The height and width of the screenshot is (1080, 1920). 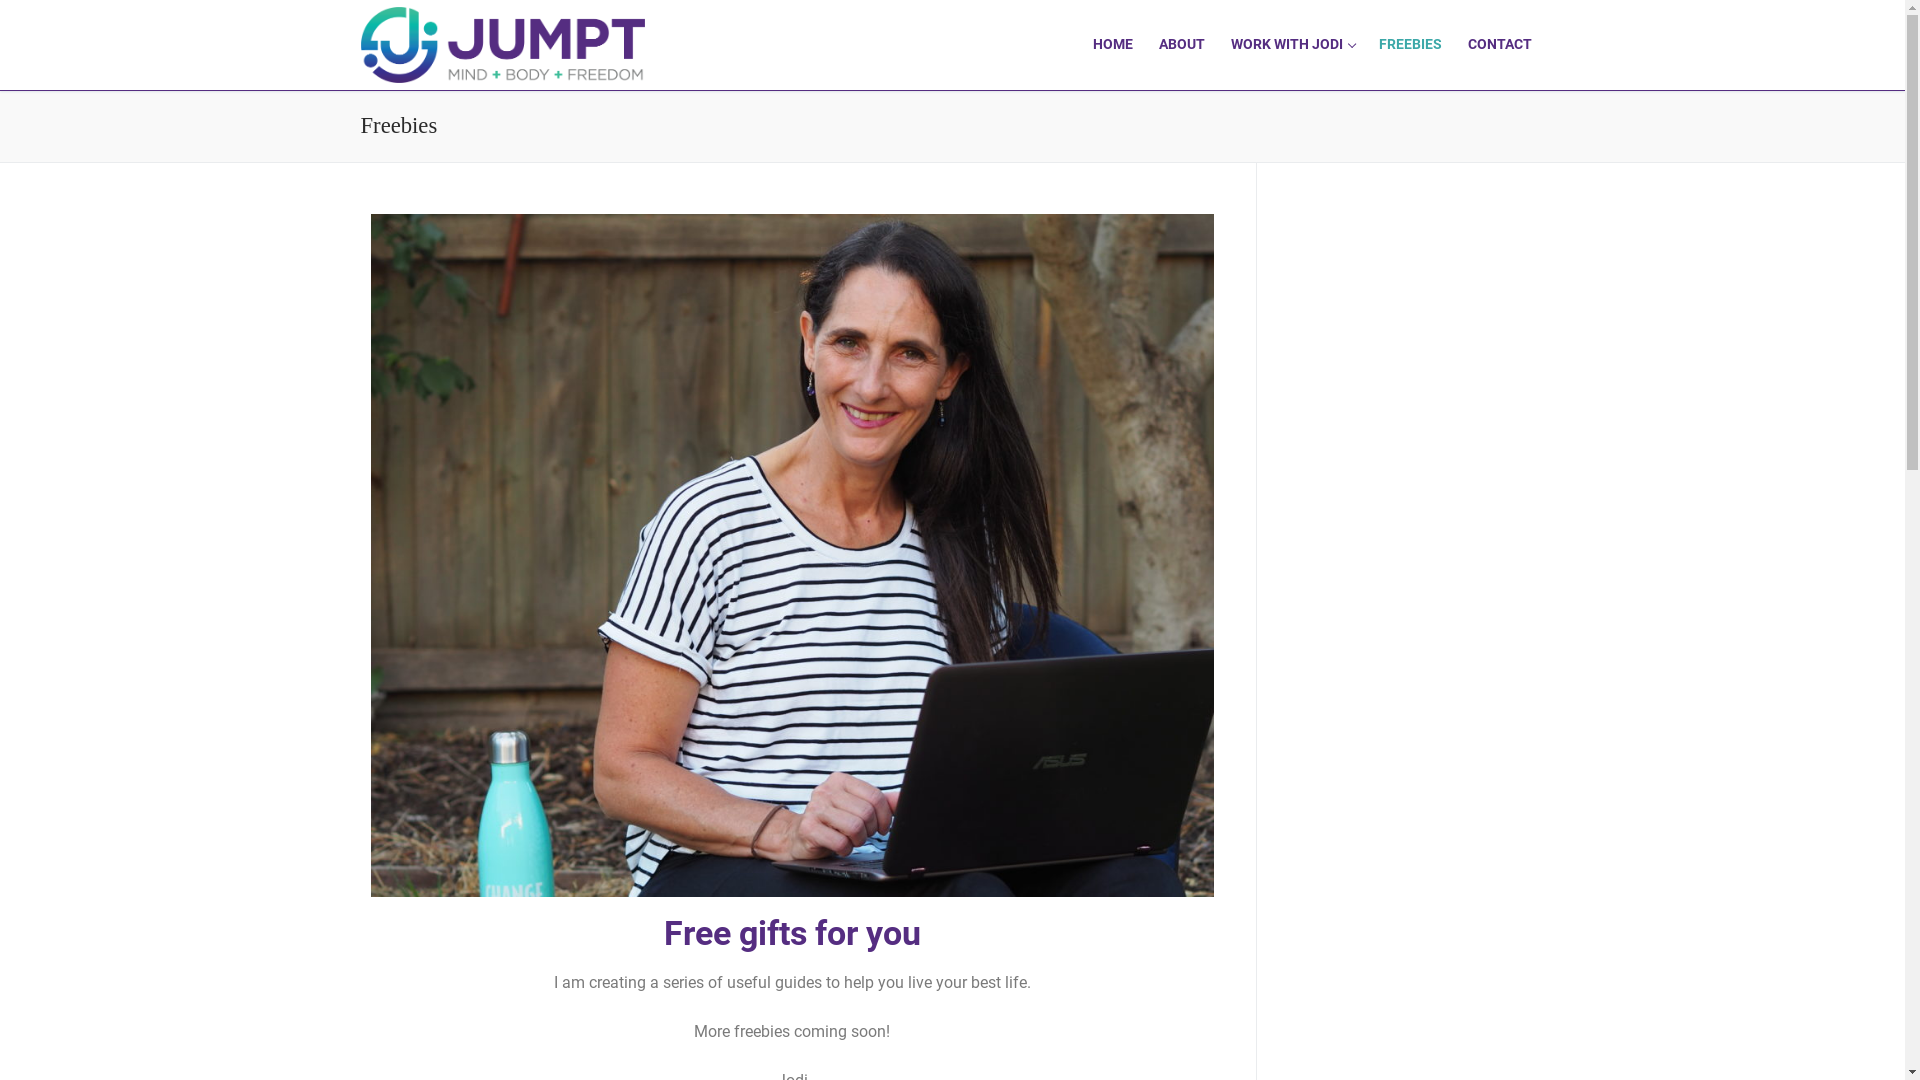 I want to click on 'WORK WITH JODI, so click(x=1291, y=45).